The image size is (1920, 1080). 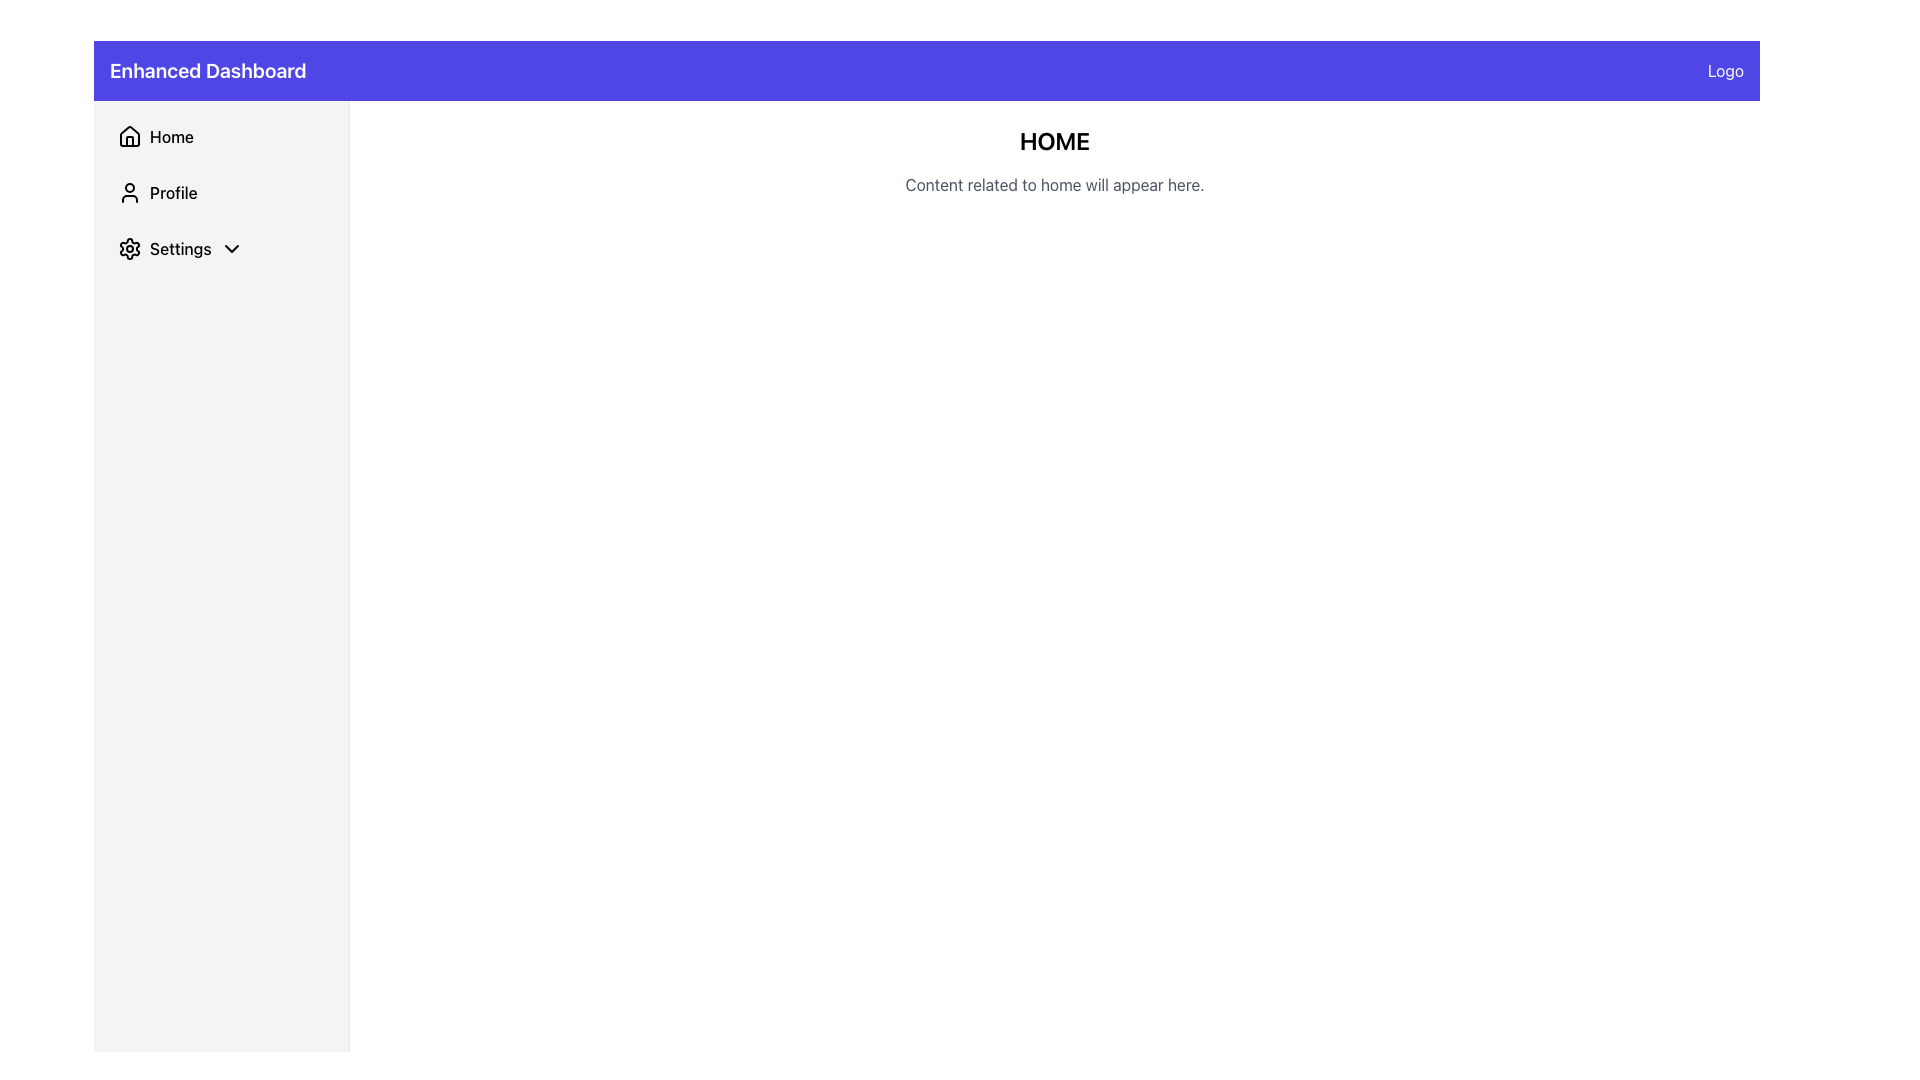 What do you see at coordinates (221, 192) in the screenshot?
I see `the second menu item in the left-hand sidebar` at bounding box center [221, 192].